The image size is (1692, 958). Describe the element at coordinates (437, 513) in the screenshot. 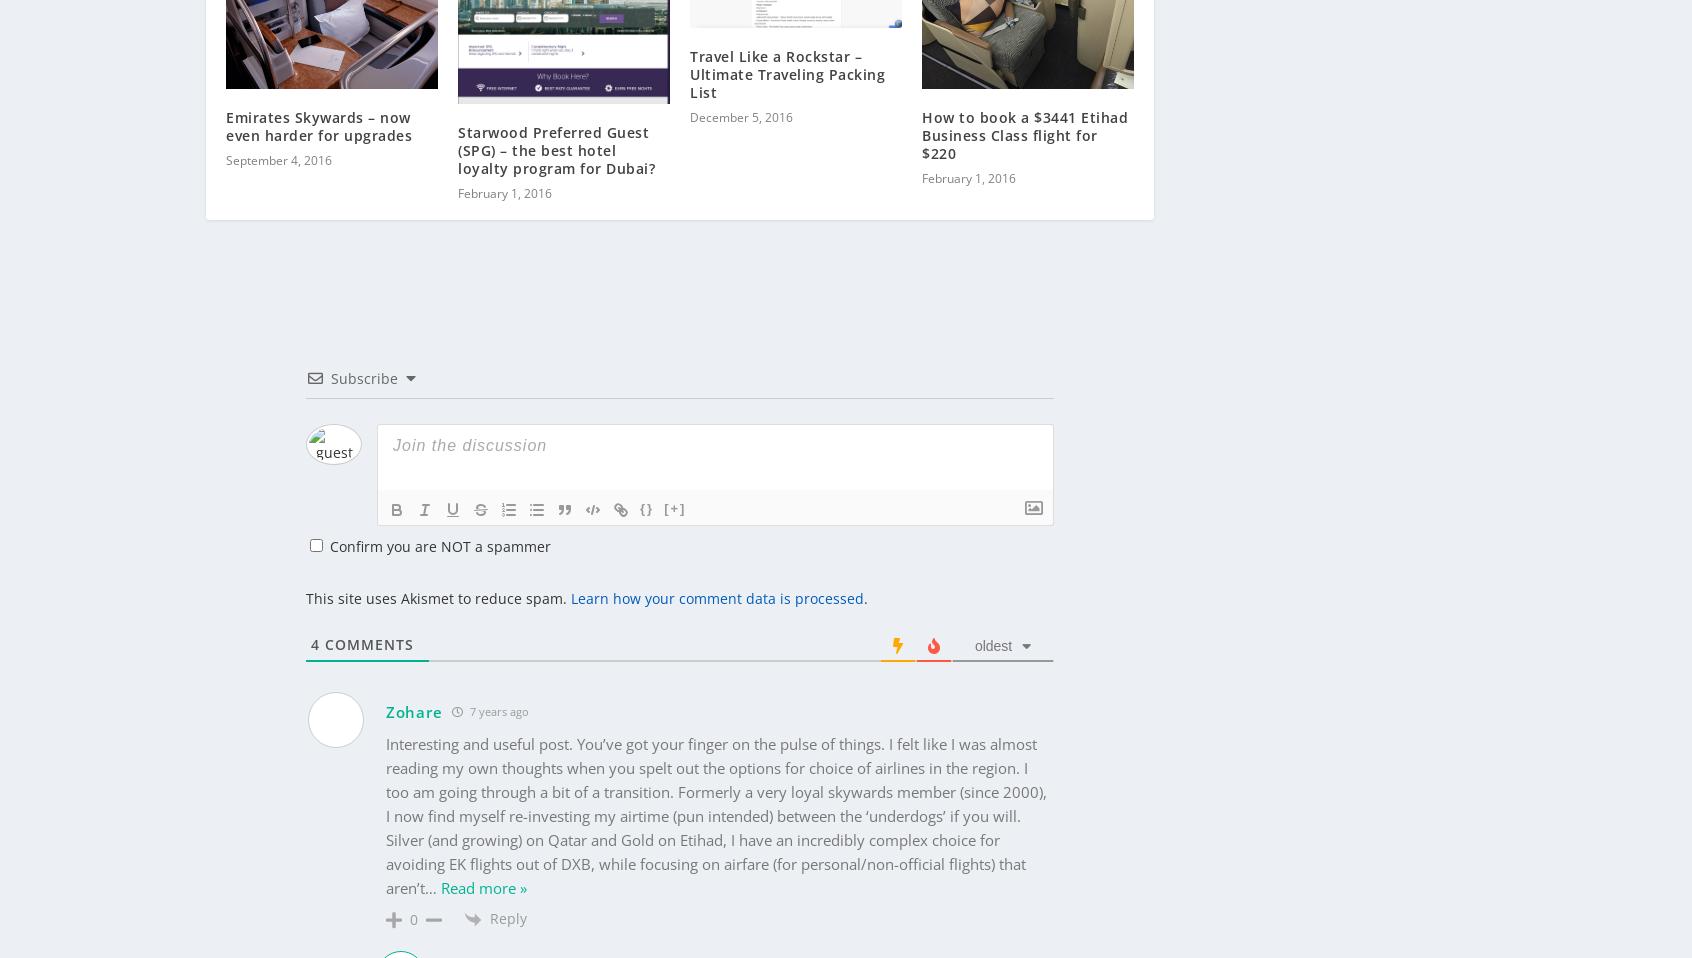

I see `'Confirm you are NOT a spammer'` at that location.